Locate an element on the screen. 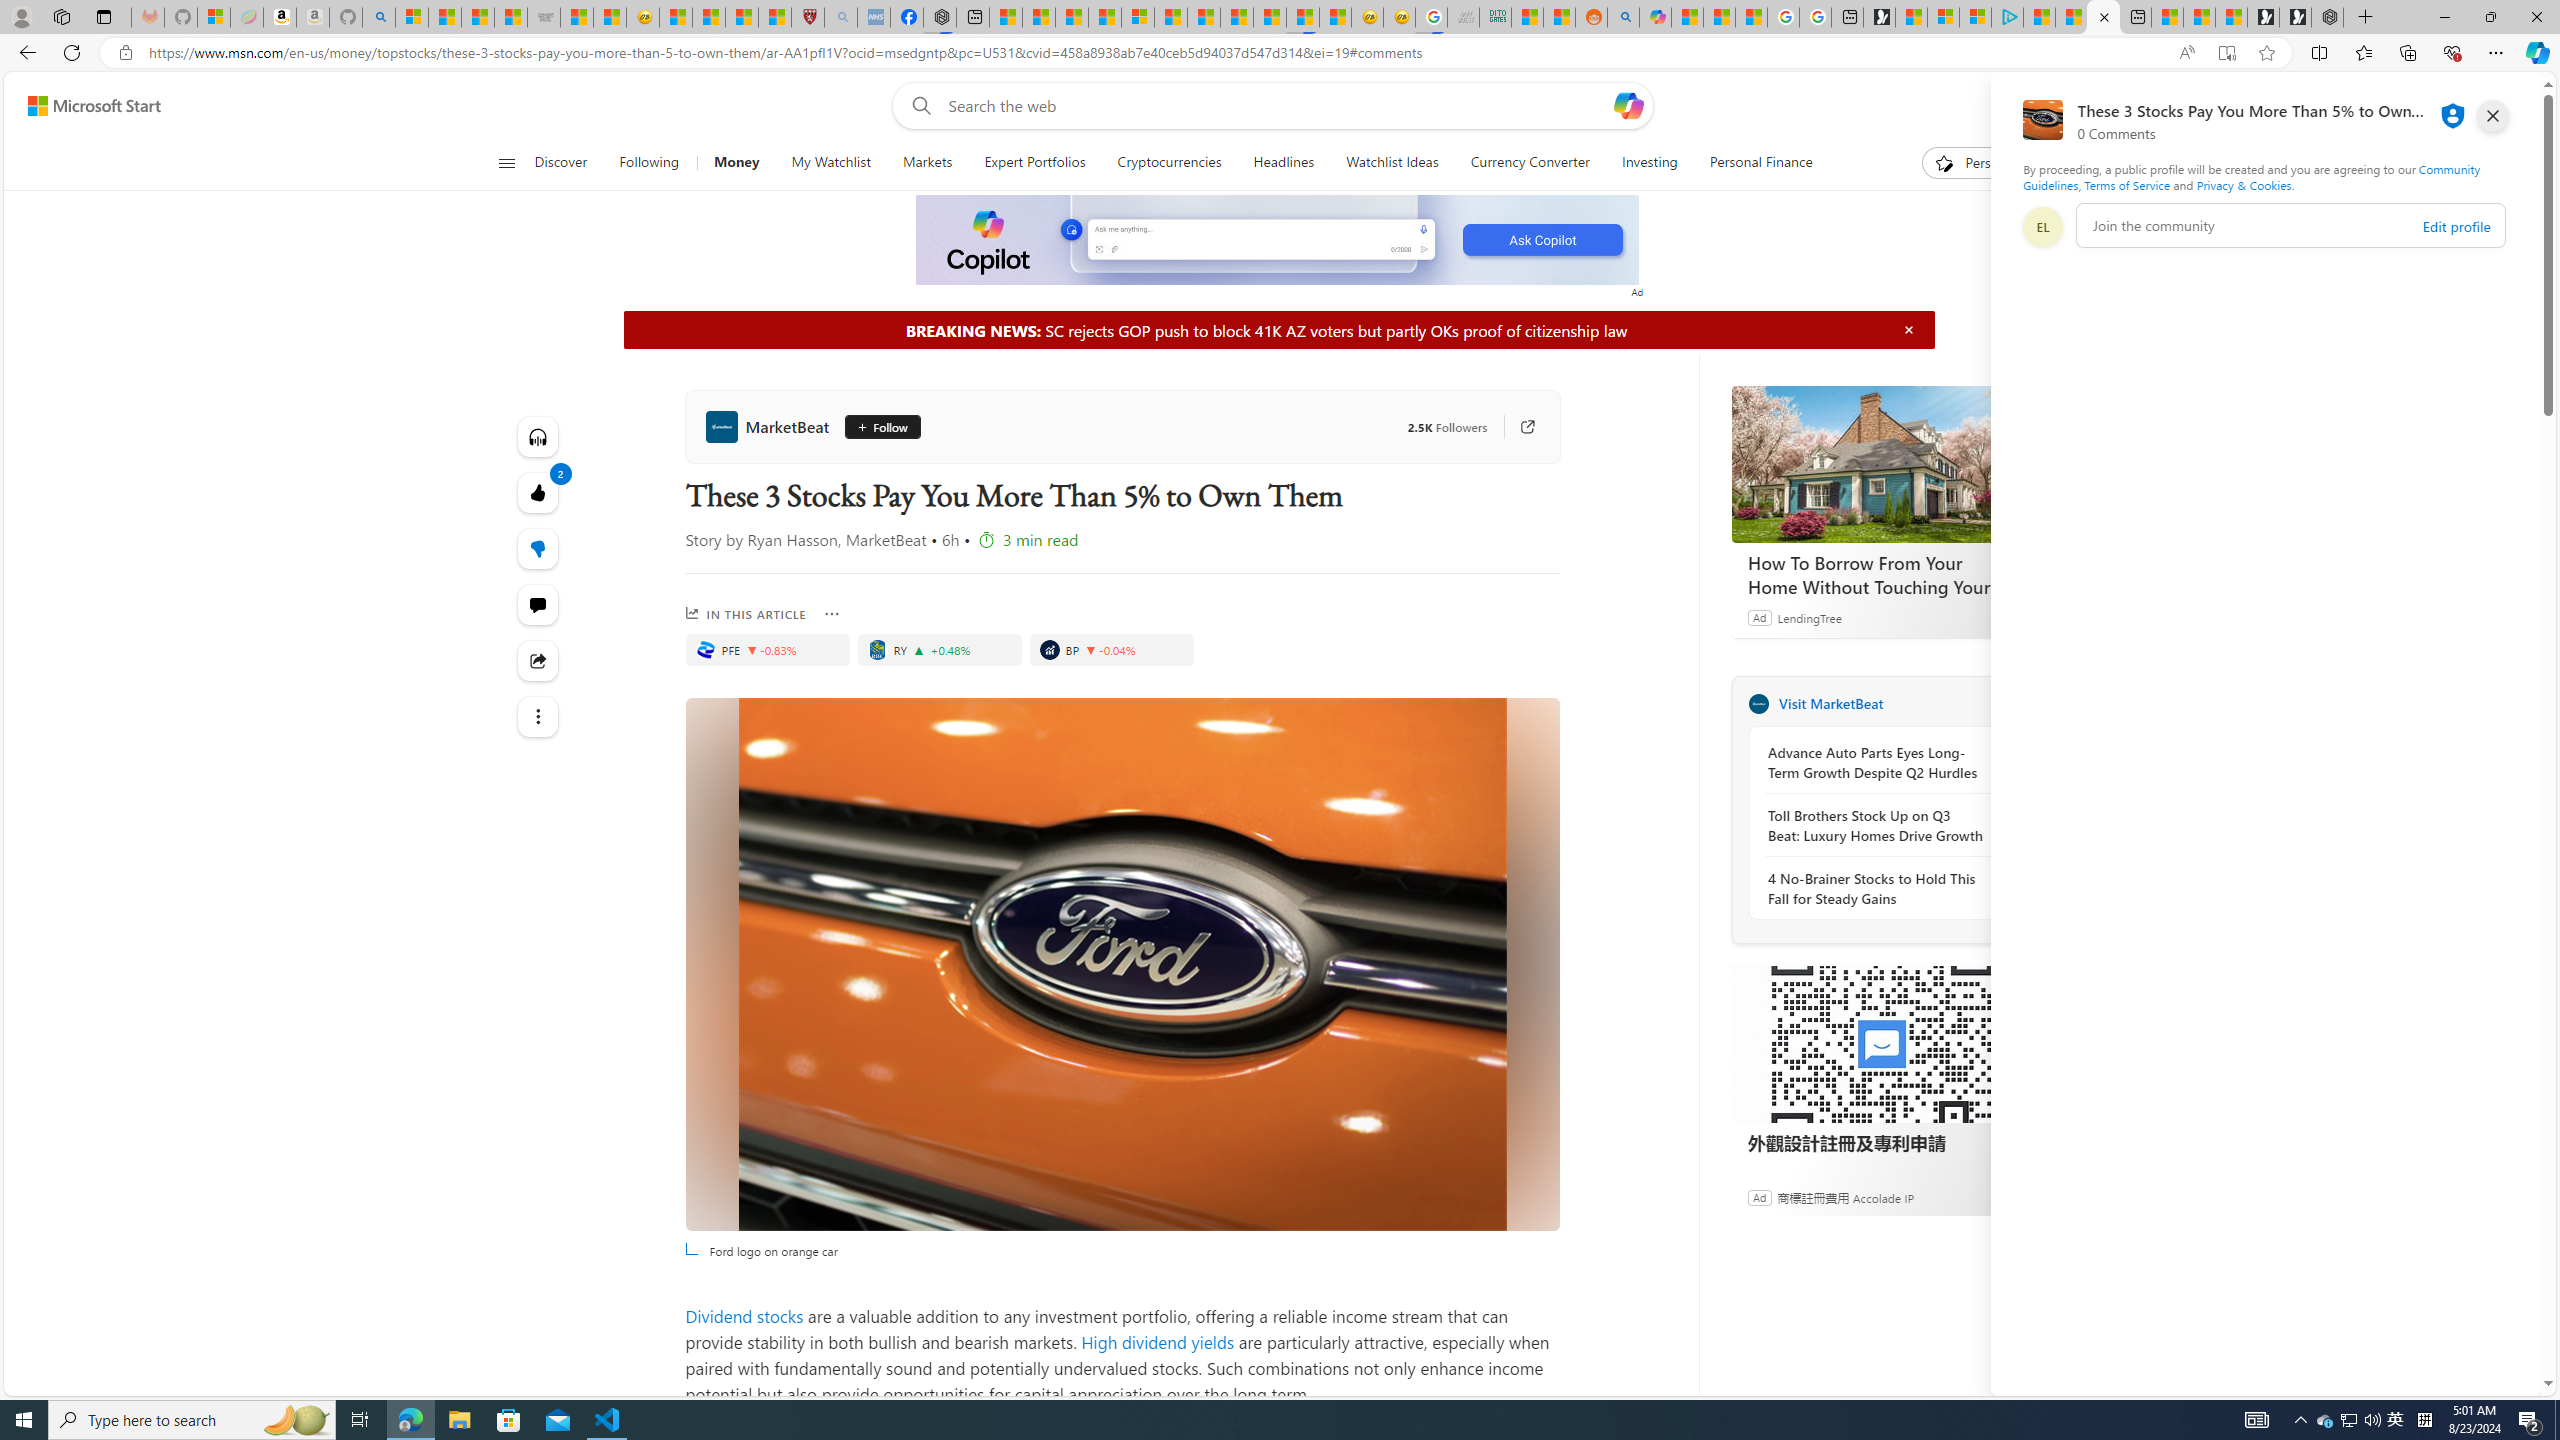 The image size is (2560, 1440). 'My Watchlist' is located at coordinates (829, 162).